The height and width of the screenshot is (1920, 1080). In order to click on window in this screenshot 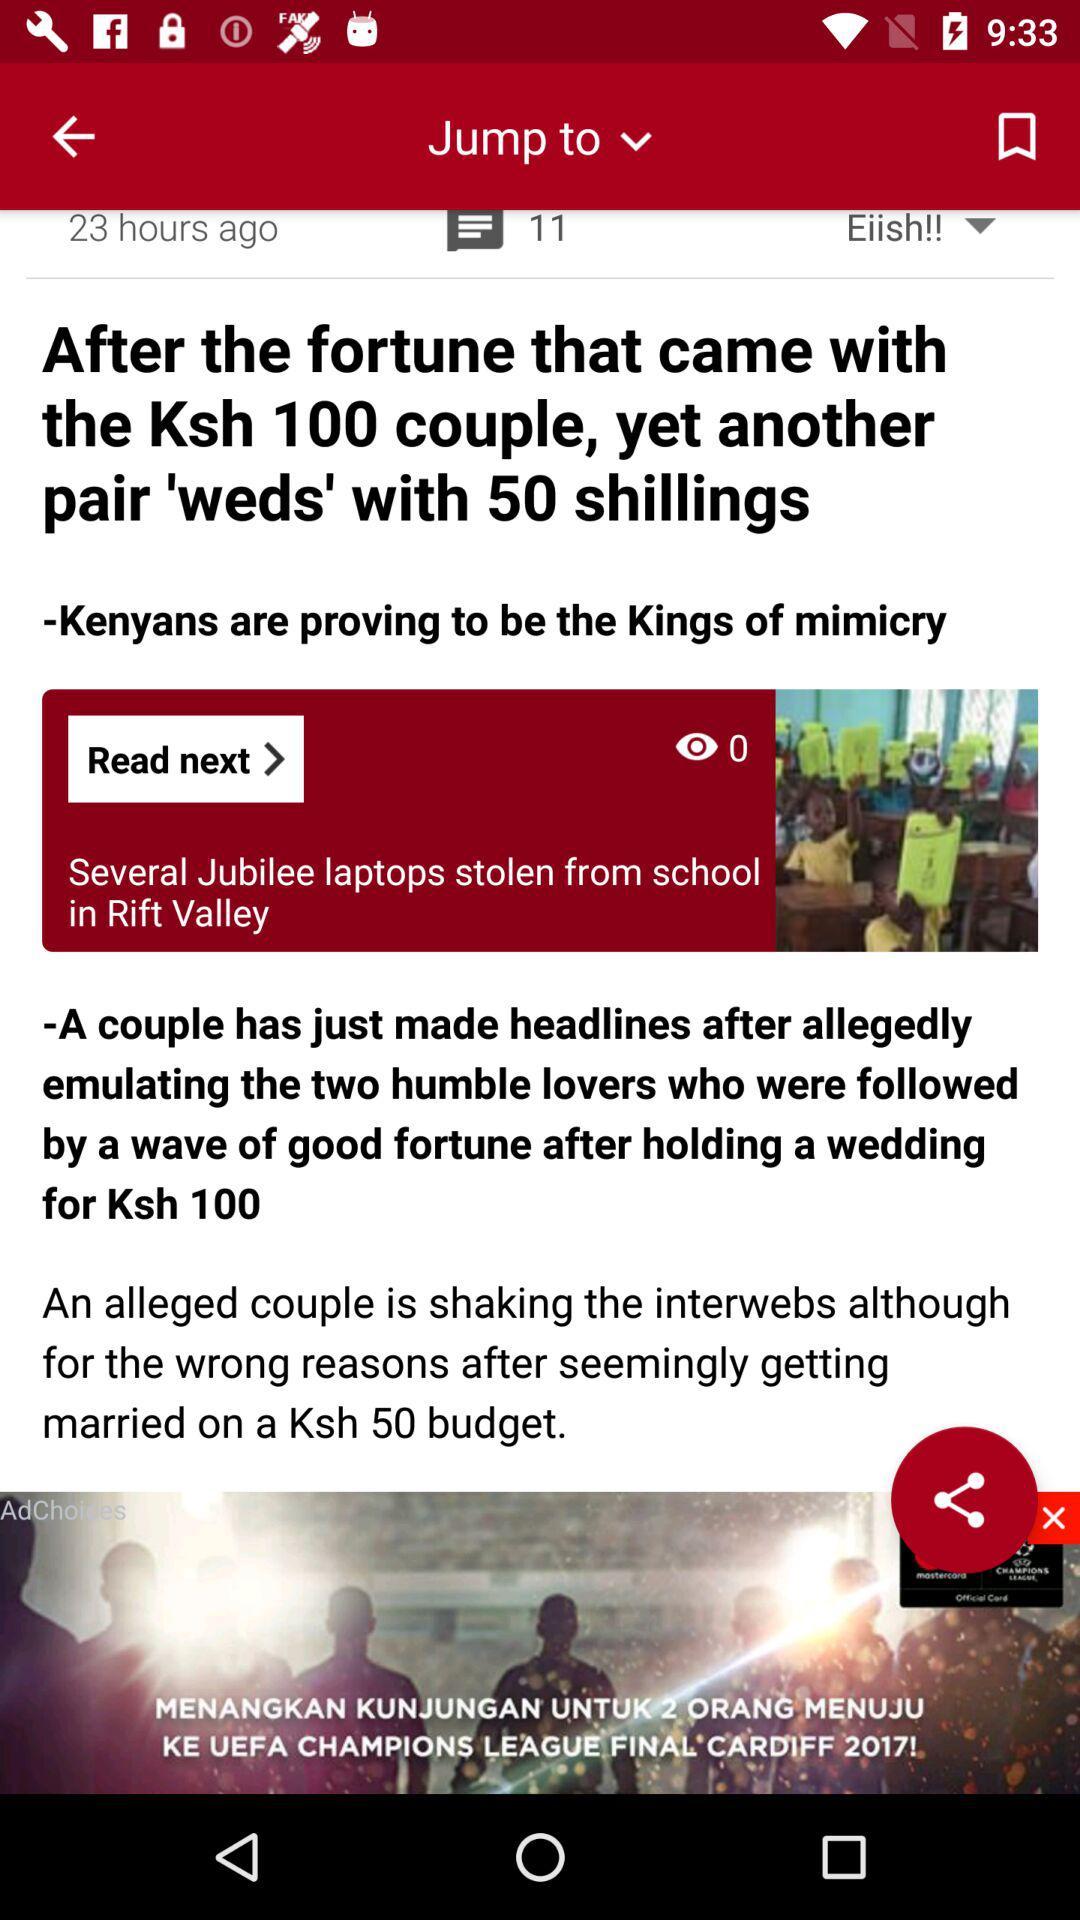, I will do `click(1052, 1517)`.